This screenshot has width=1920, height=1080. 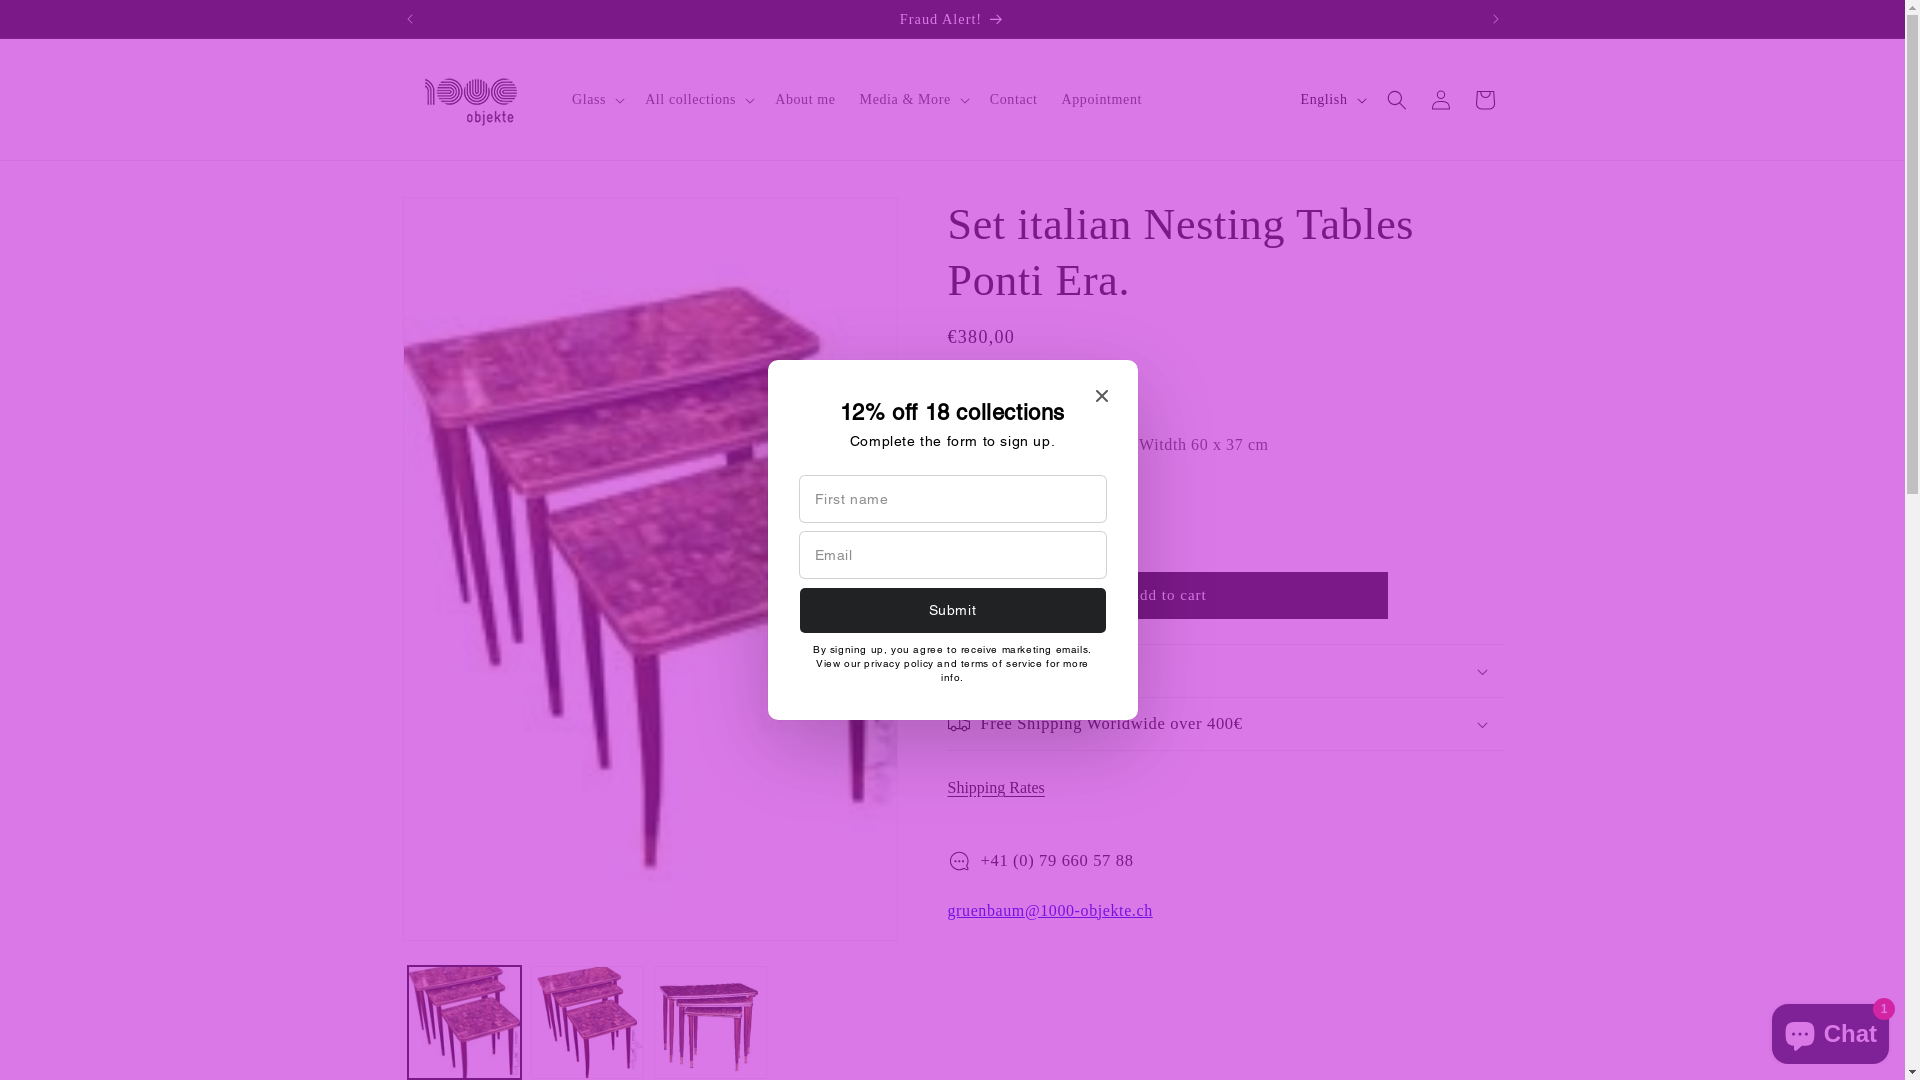 I want to click on 'About me', so click(x=805, y=100).